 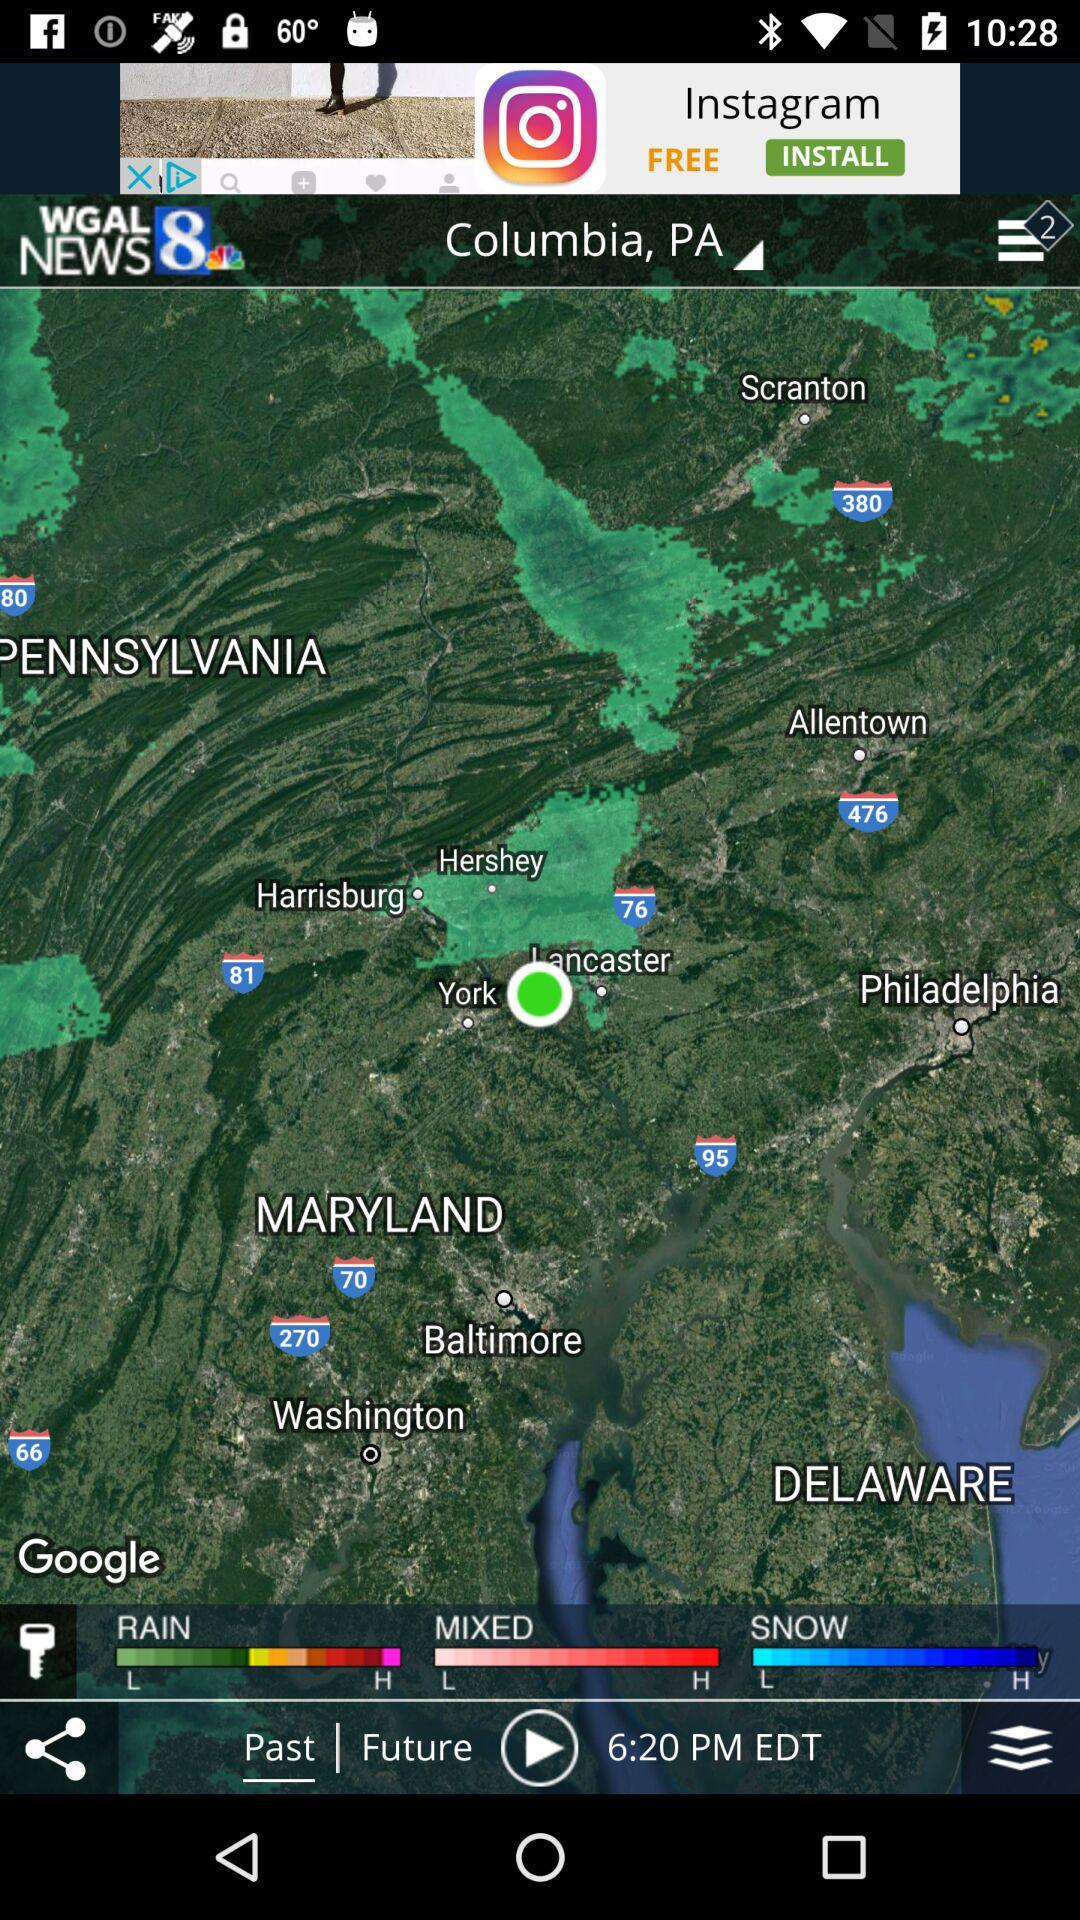 What do you see at coordinates (58, 1746) in the screenshot?
I see `the share icon` at bounding box center [58, 1746].